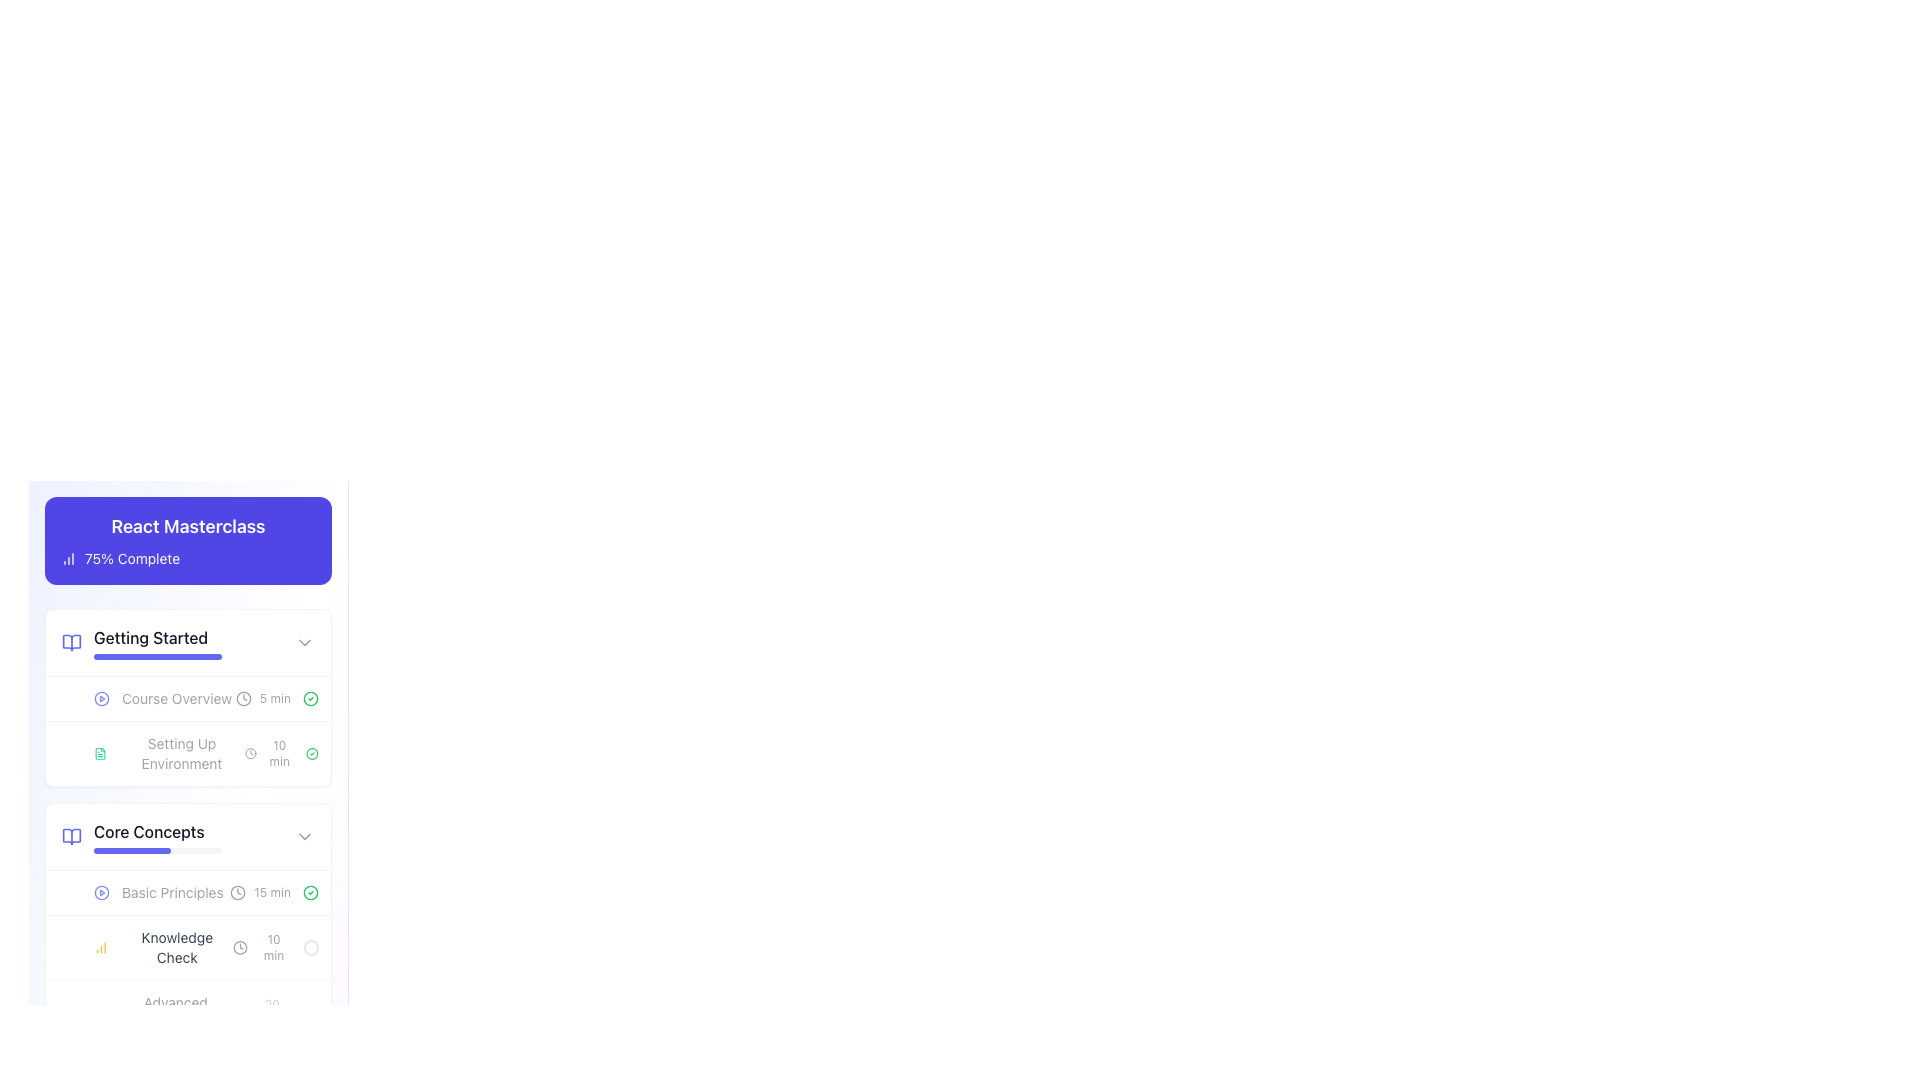 Image resolution: width=1920 pixels, height=1080 pixels. Describe the element at coordinates (310, 697) in the screenshot. I see `the SVG icon (circle shape) that indicates completion in the 'Setting Up Environment' list item of the 'Getting Started' section` at that location.